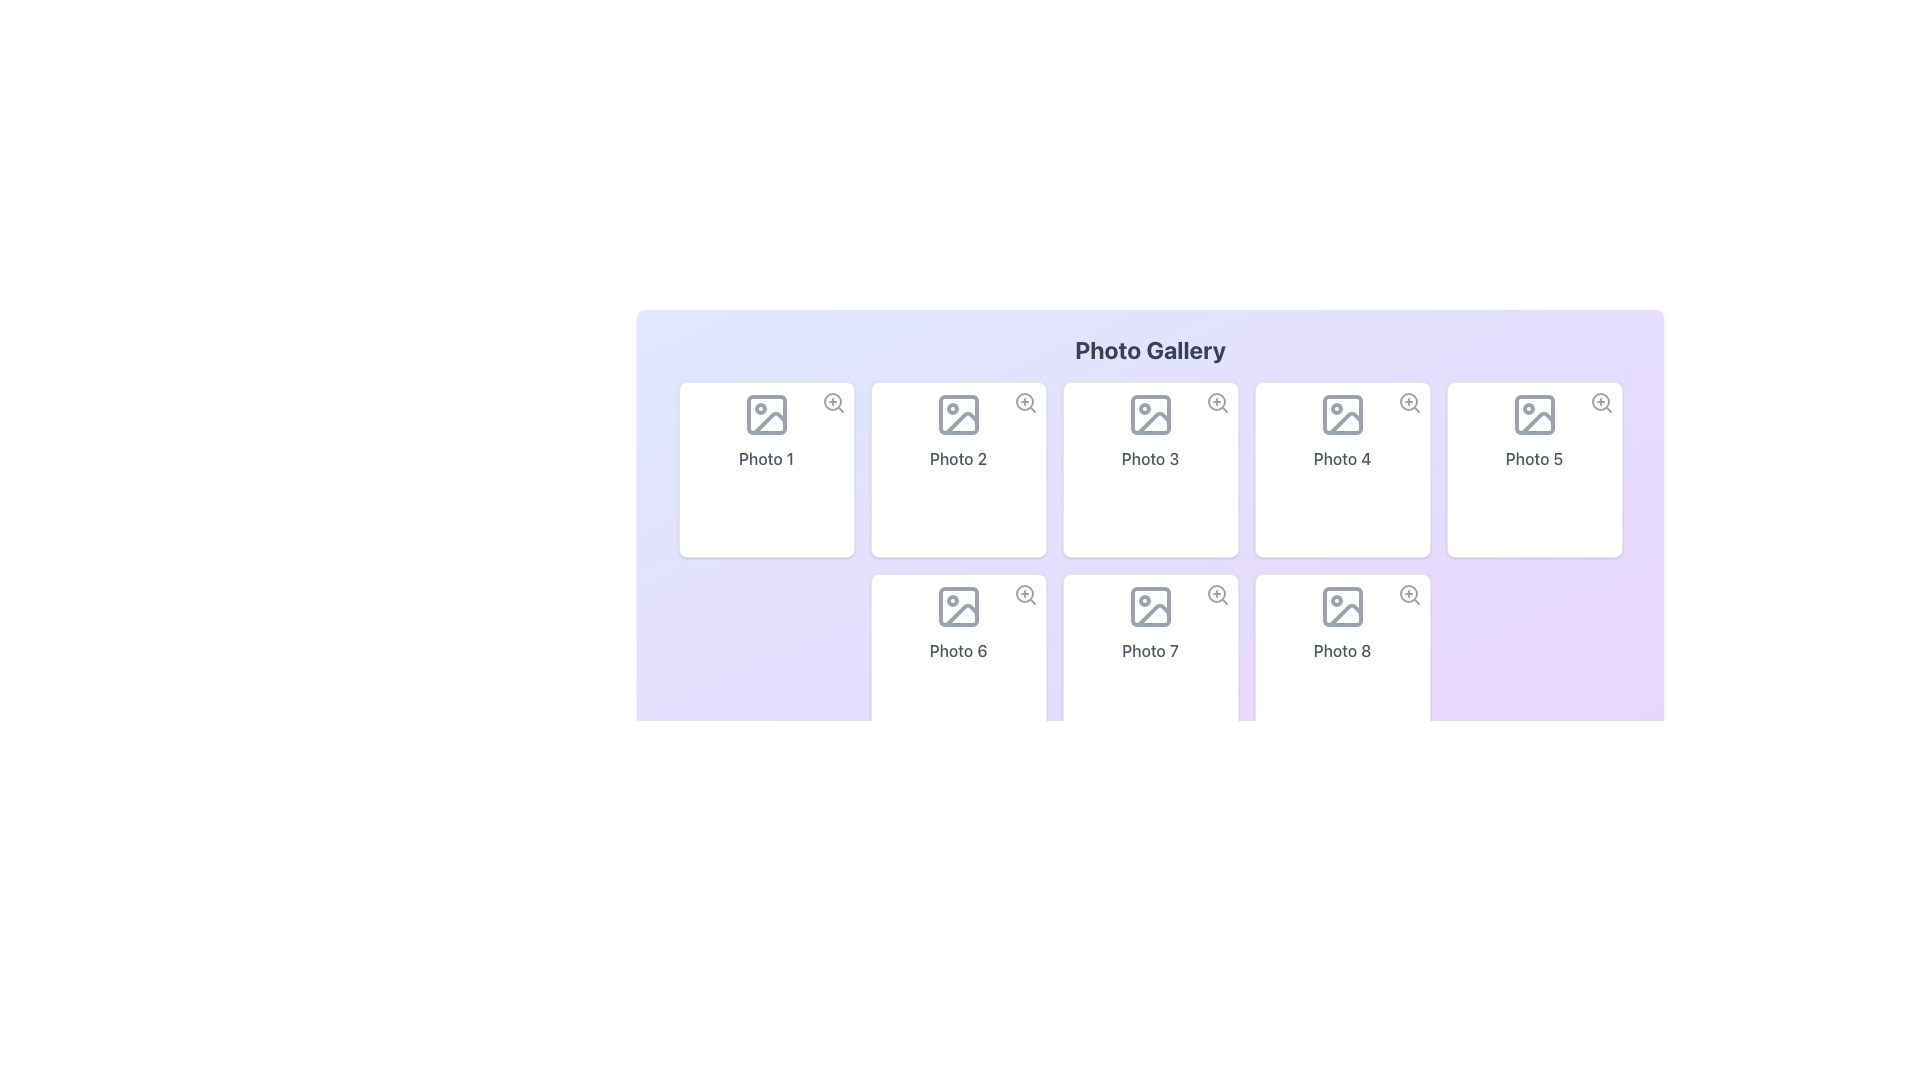 The image size is (1920, 1080). What do you see at coordinates (832, 401) in the screenshot?
I see `the circular lens of the magnifying glass icon in the top-left corner of the photo gallery grid, which is part of the thumbnail labeled 'Photo 1'` at bounding box center [832, 401].